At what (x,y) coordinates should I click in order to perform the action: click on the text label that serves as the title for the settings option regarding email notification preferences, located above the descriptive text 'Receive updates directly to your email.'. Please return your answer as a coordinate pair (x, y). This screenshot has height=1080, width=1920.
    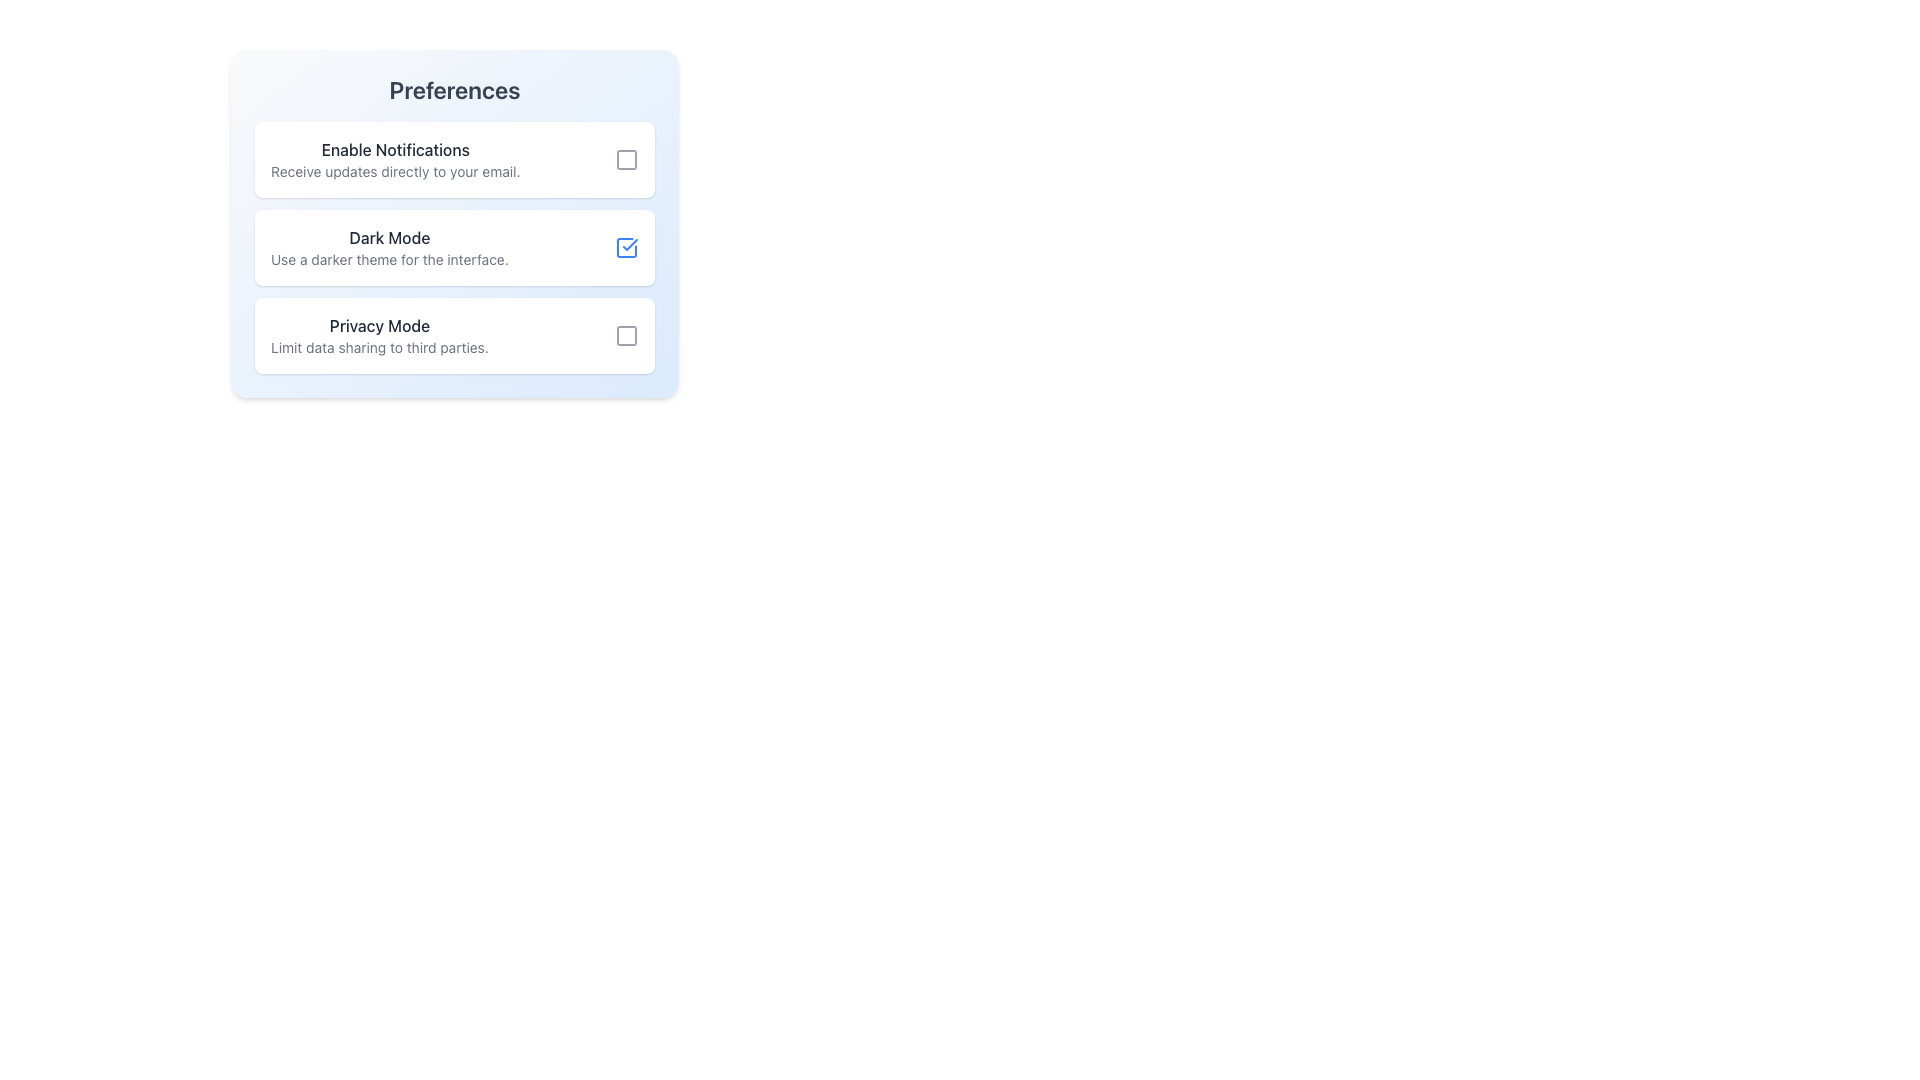
    Looking at the image, I should click on (395, 149).